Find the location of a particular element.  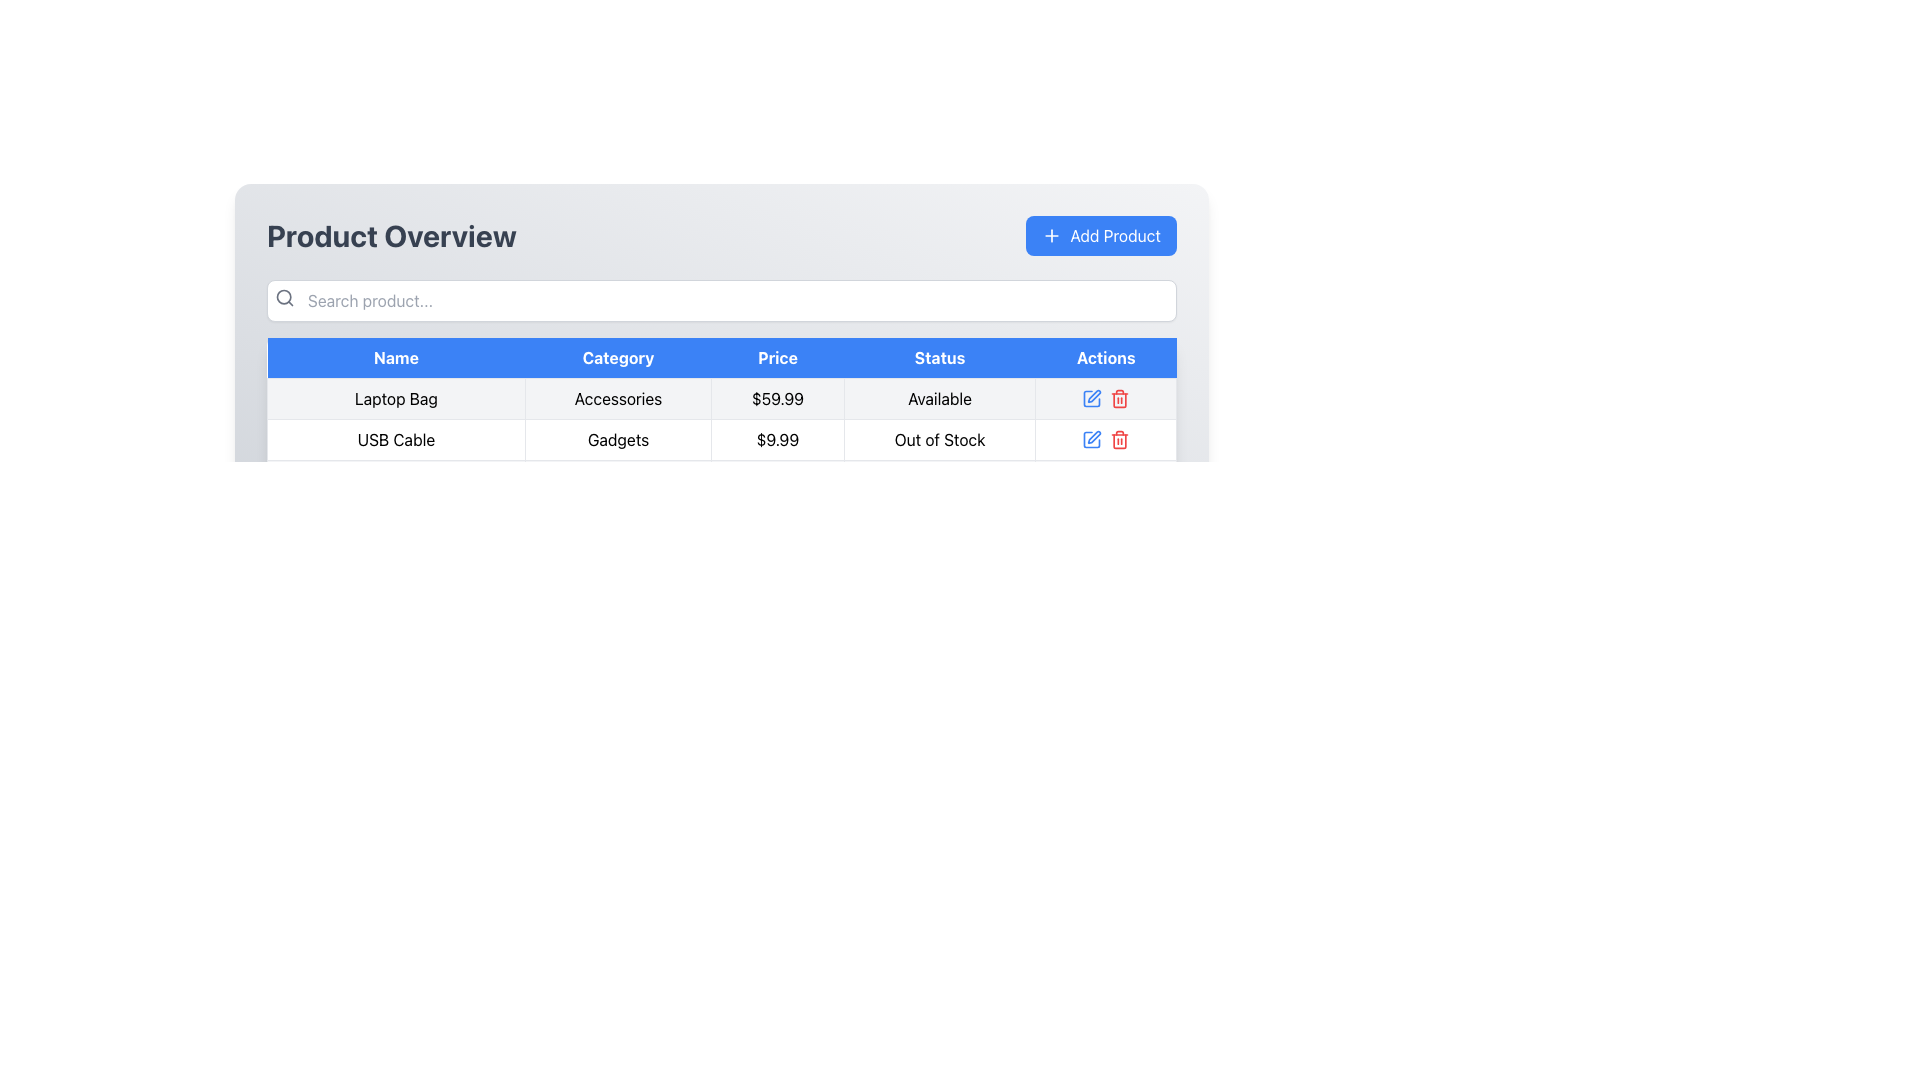

the non-interactive table cell displaying 'Accessories', which is the second cell in the first row under the 'Product Overview' section, positioned between 'Laptop Bag' and '$59.99' is located at coordinates (617, 398).